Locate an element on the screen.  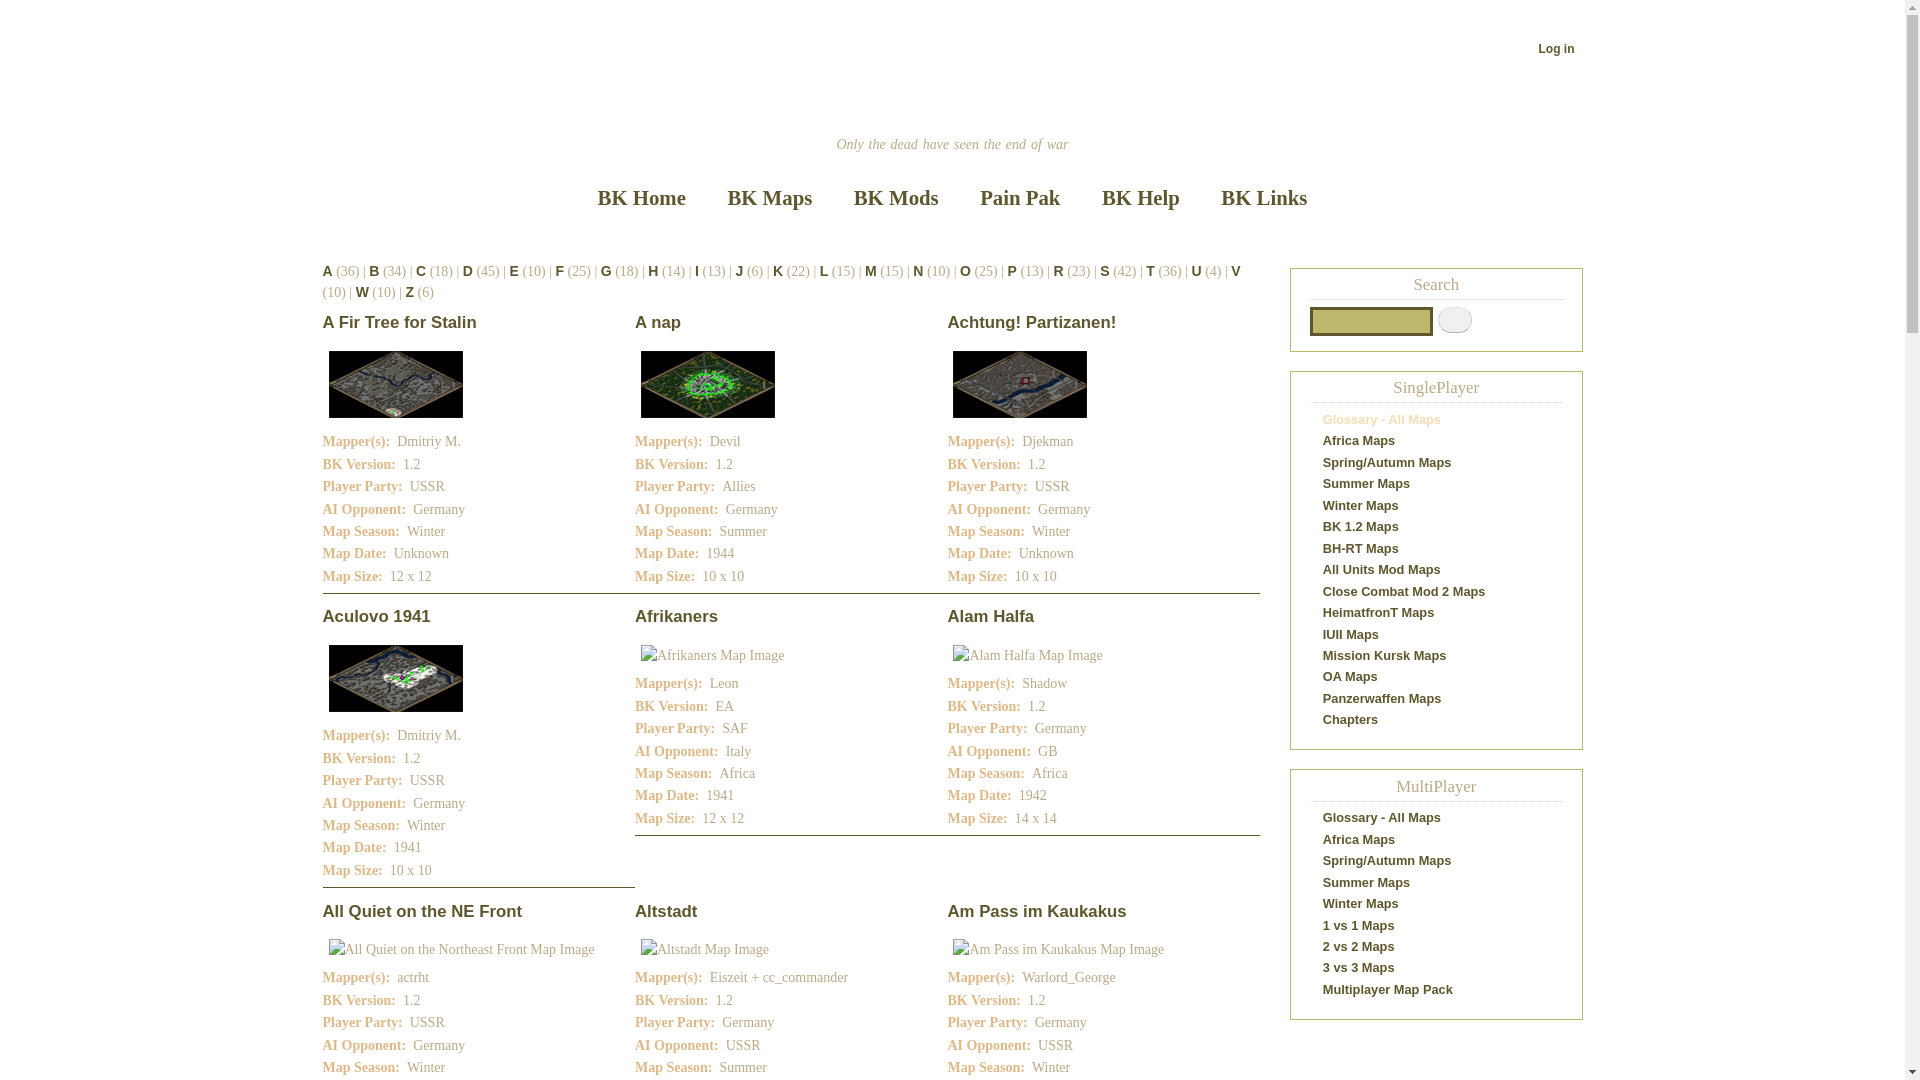
'IUII Maps' is located at coordinates (1350, 634).